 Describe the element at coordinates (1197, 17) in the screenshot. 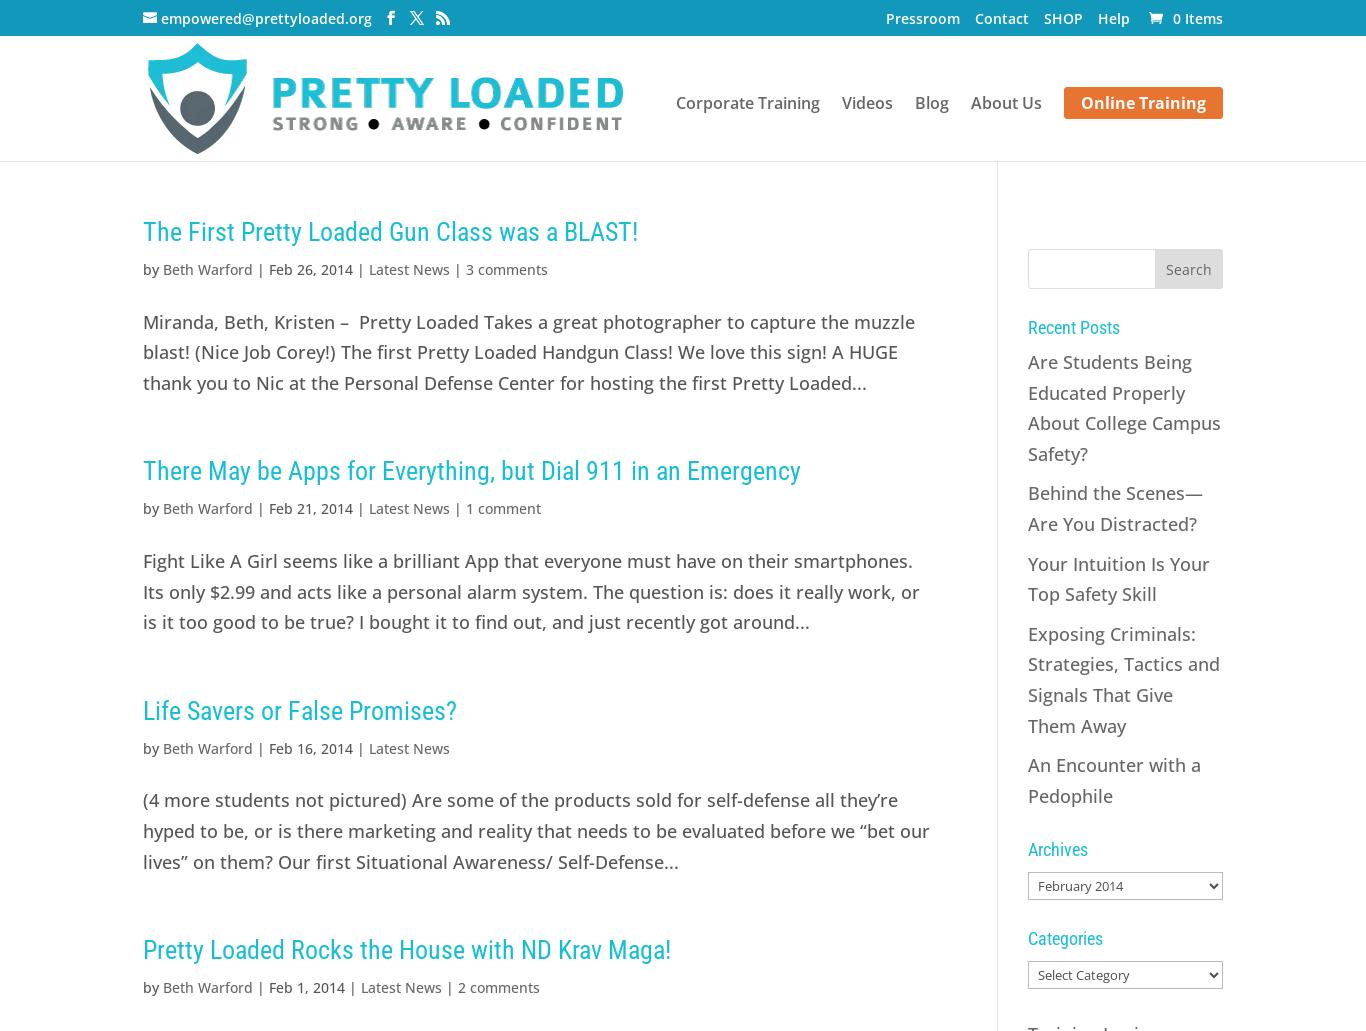

I see `'0 Items'` at that location.